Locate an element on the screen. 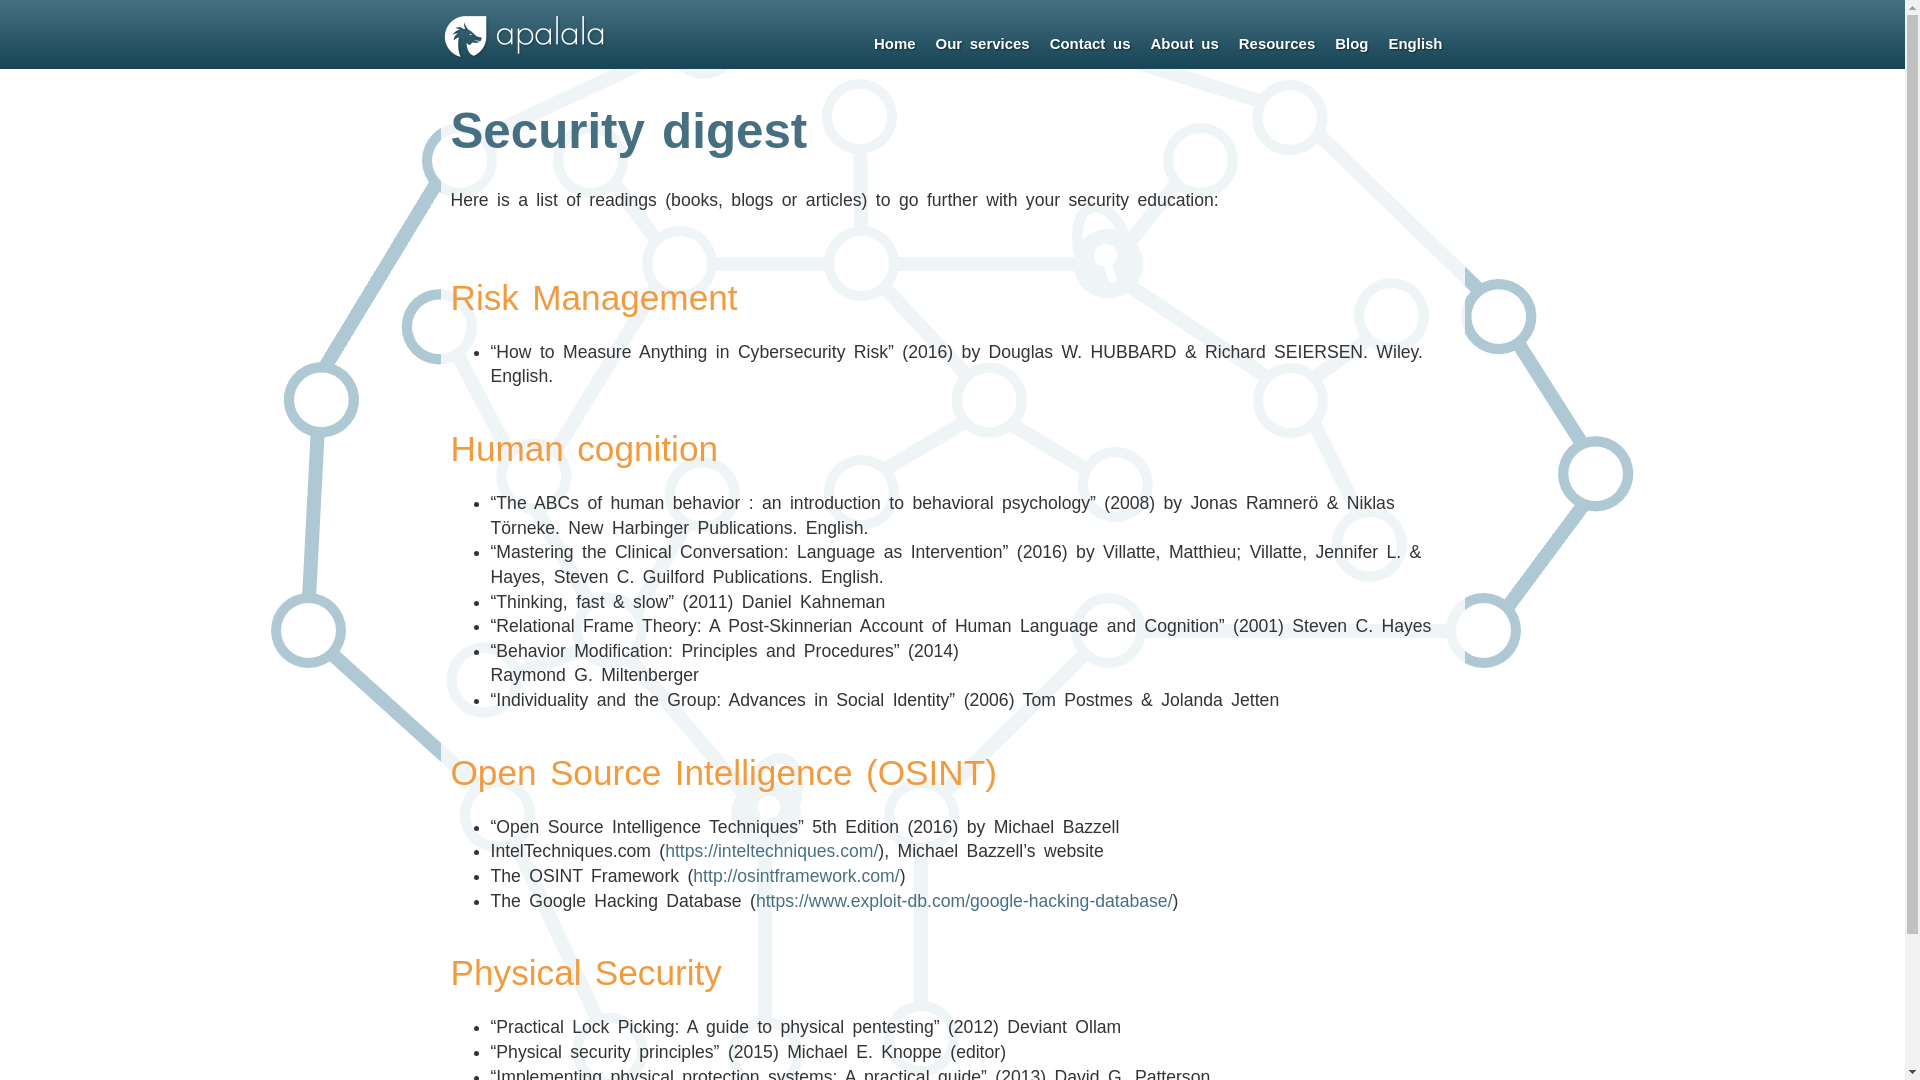 This screenshot has width=1920, height=1080. 'English' is located at coordinates (1414, 44).